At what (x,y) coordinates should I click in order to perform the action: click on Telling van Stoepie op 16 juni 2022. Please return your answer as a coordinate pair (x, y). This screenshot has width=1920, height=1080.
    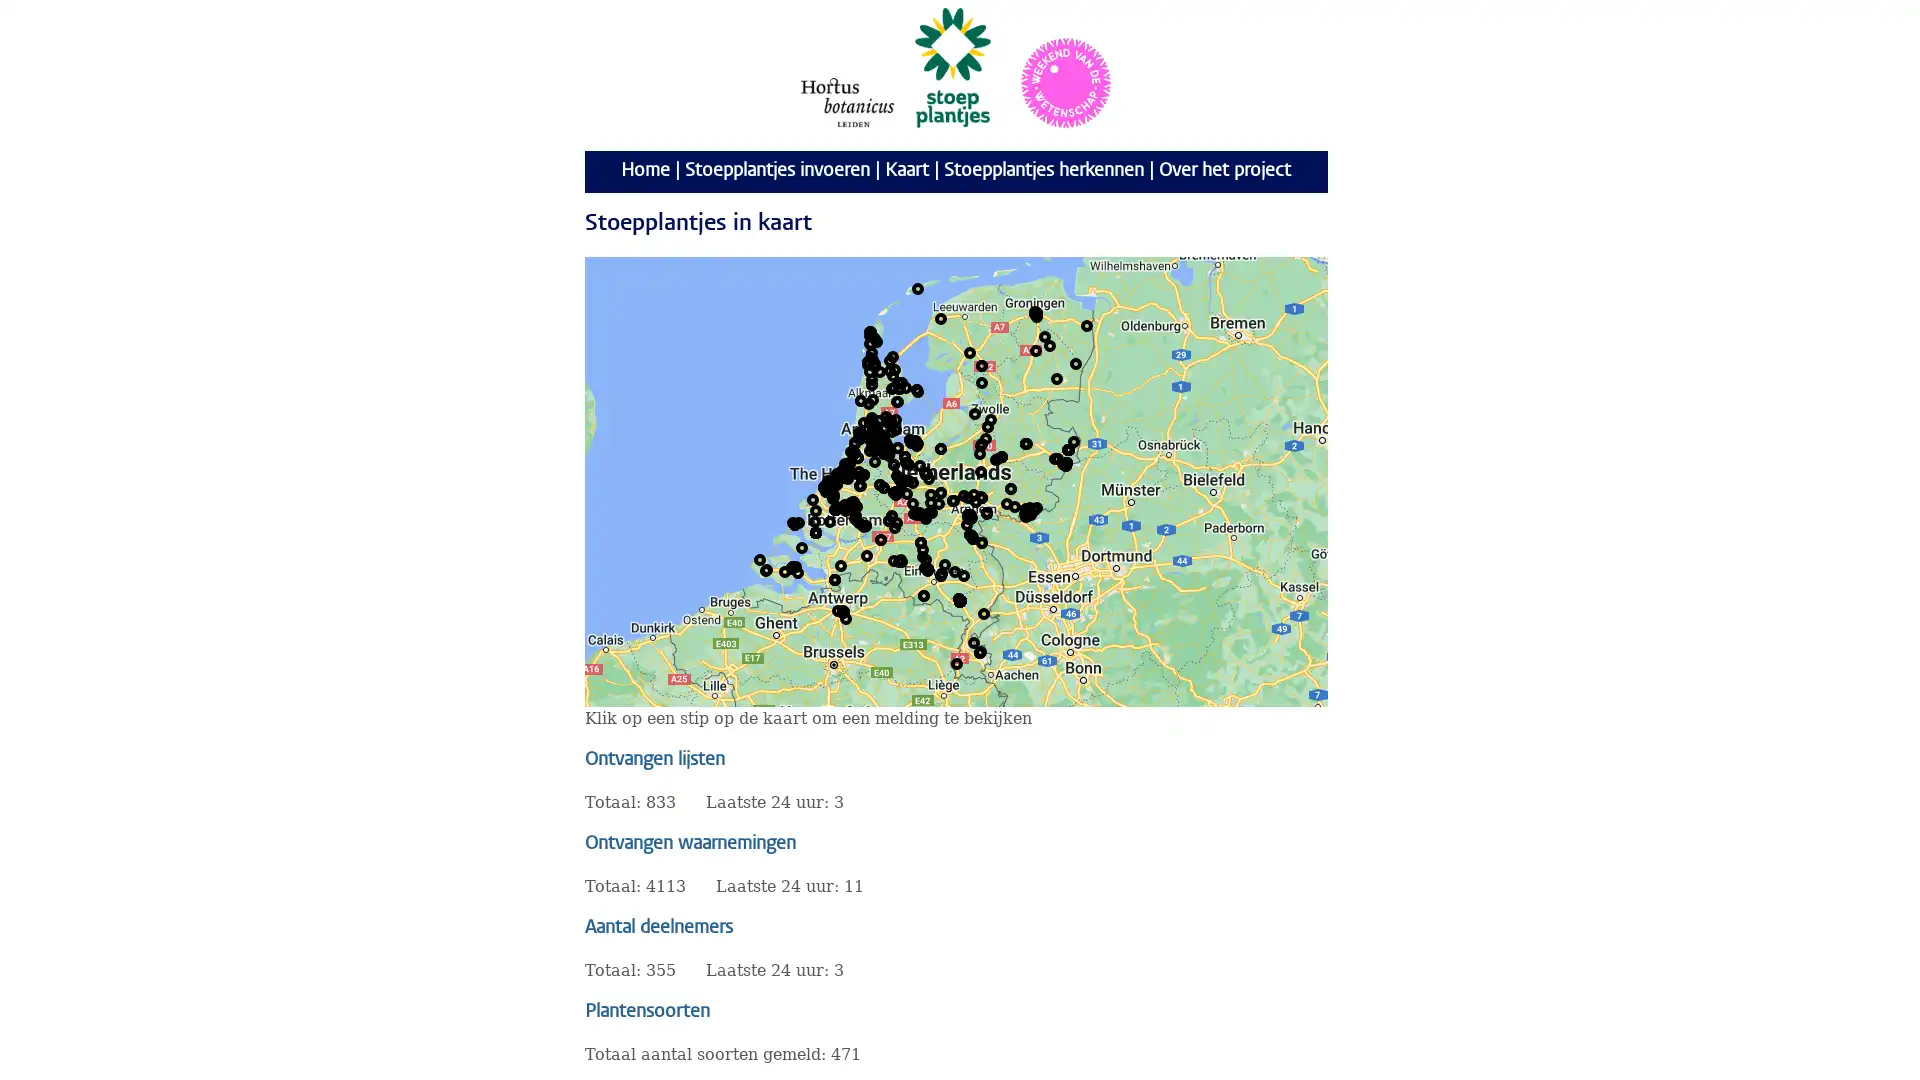
    Looking at the image, I should click on (980, 470).